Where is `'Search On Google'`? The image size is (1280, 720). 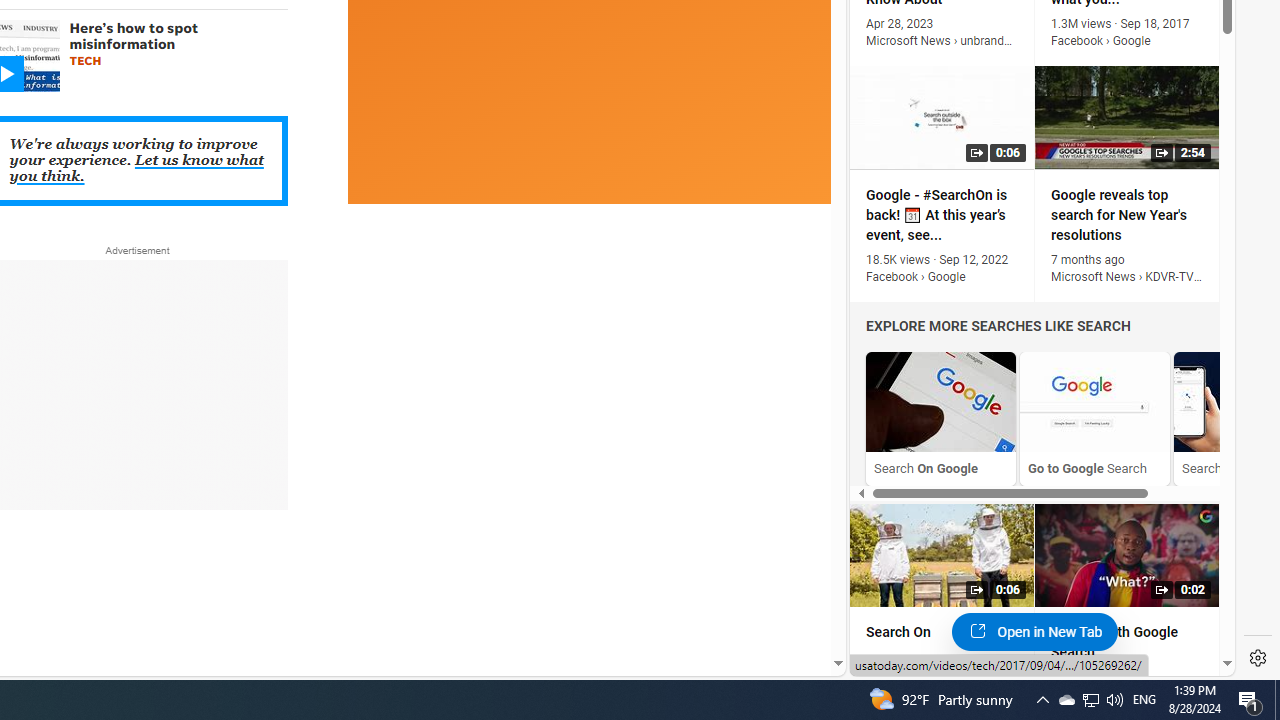
'Search On Google' is located at coordinates (940, 417).